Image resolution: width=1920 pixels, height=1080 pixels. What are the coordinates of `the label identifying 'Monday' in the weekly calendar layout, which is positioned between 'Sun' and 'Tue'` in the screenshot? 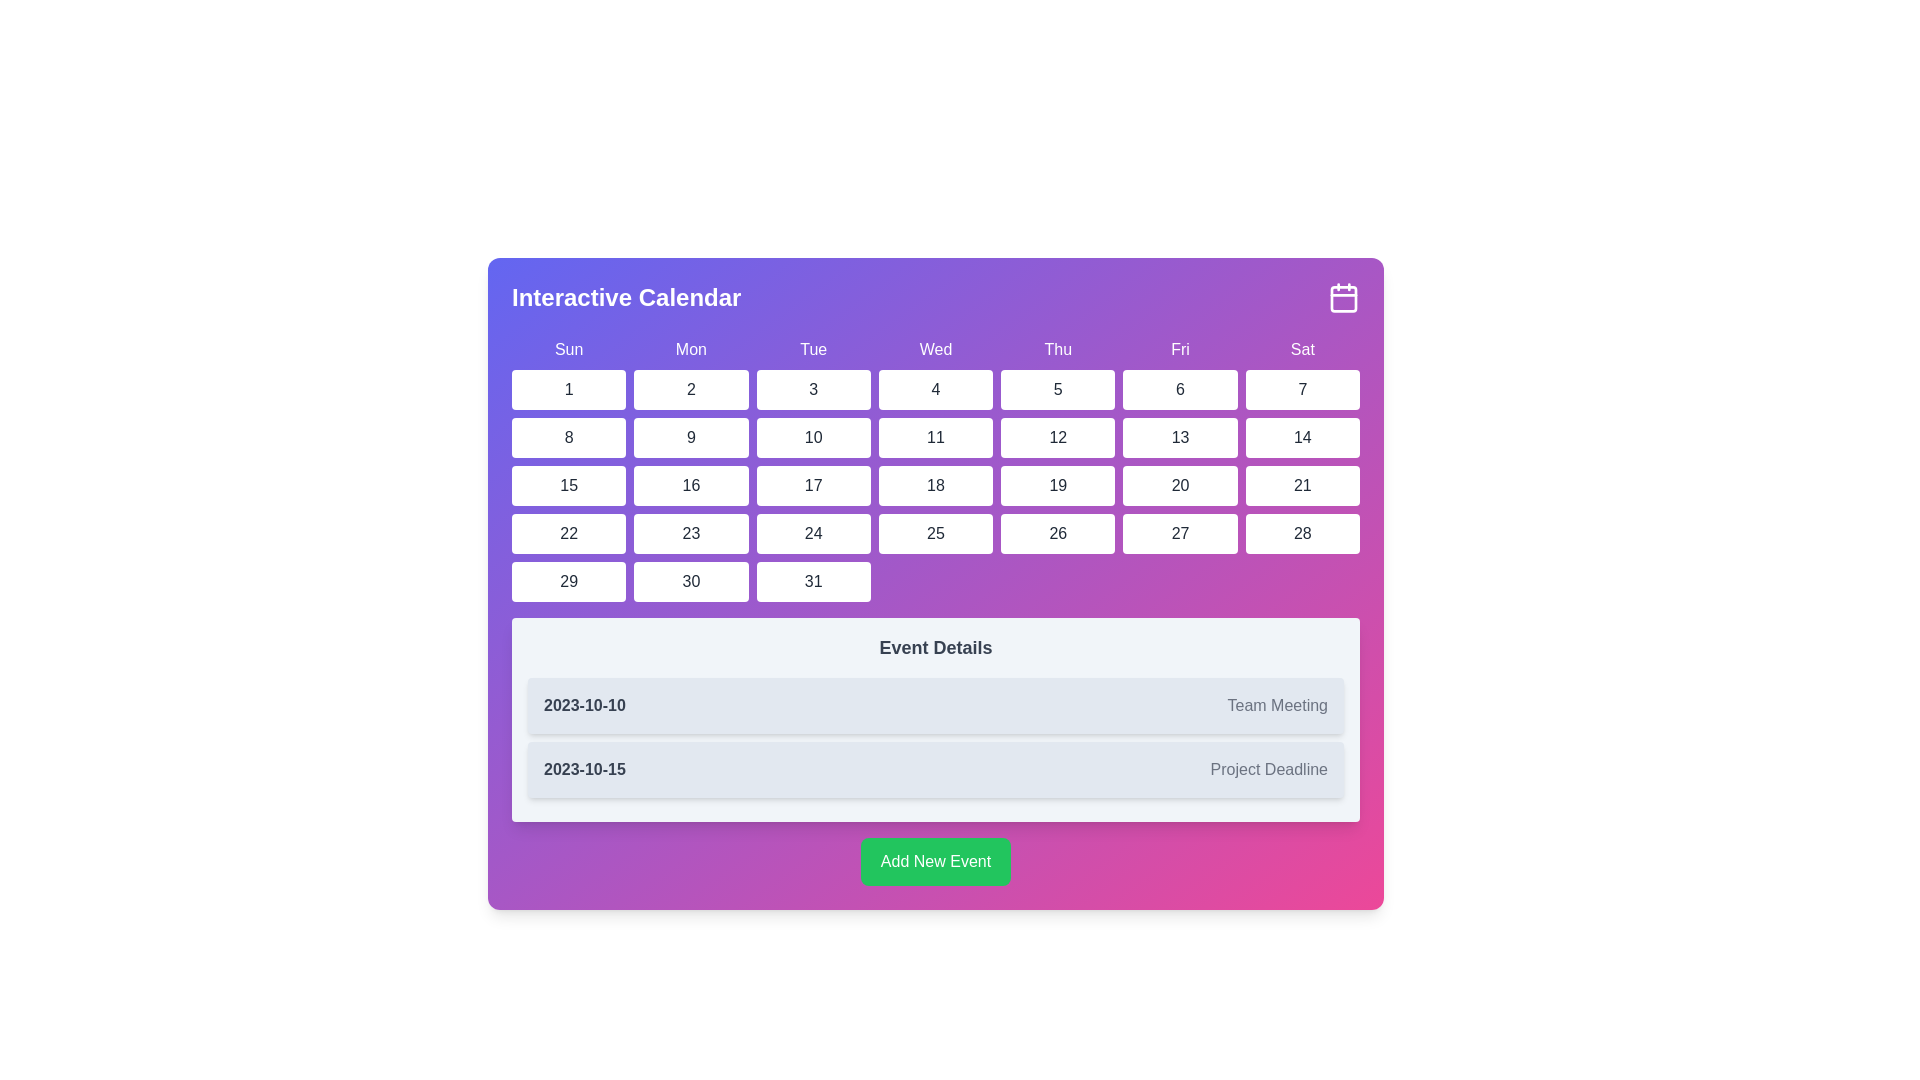 It's located at (691, 349).